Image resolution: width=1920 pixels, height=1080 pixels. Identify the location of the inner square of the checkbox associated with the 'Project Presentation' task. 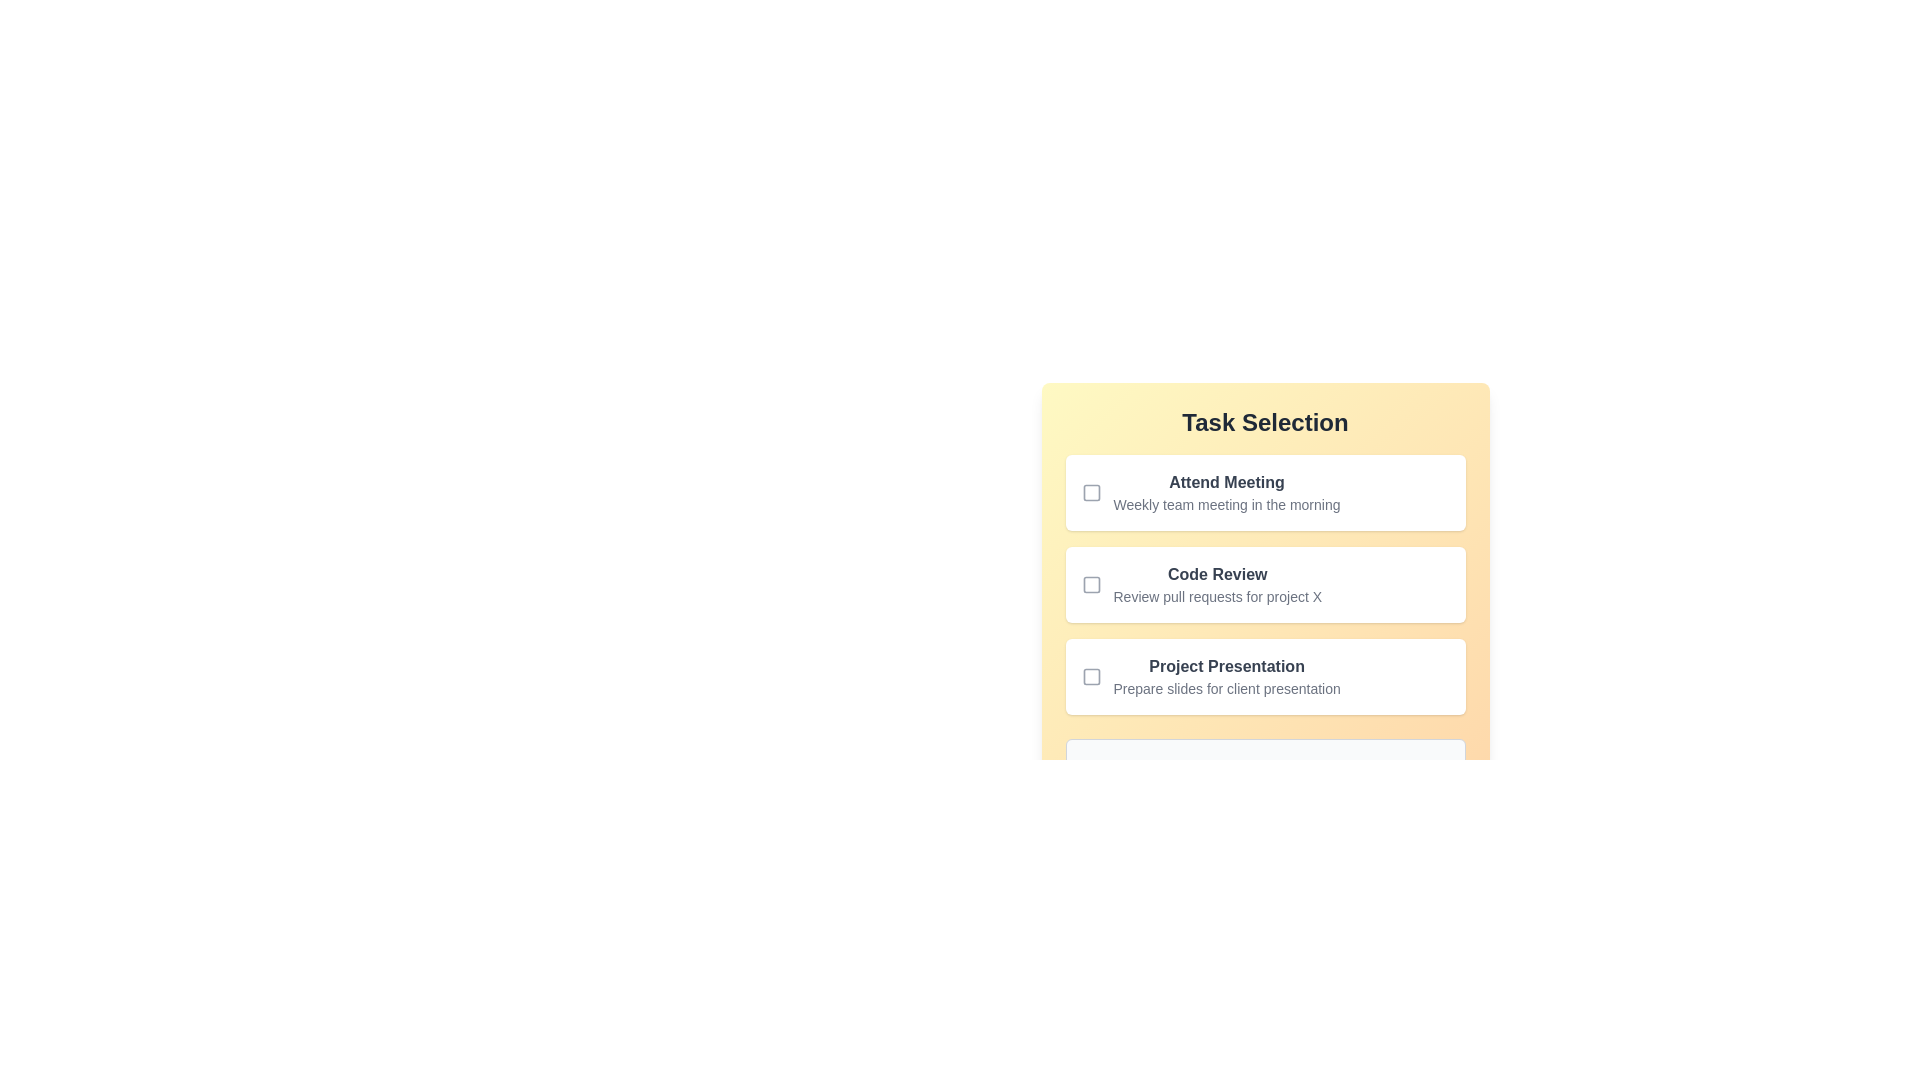
(1090, 676).